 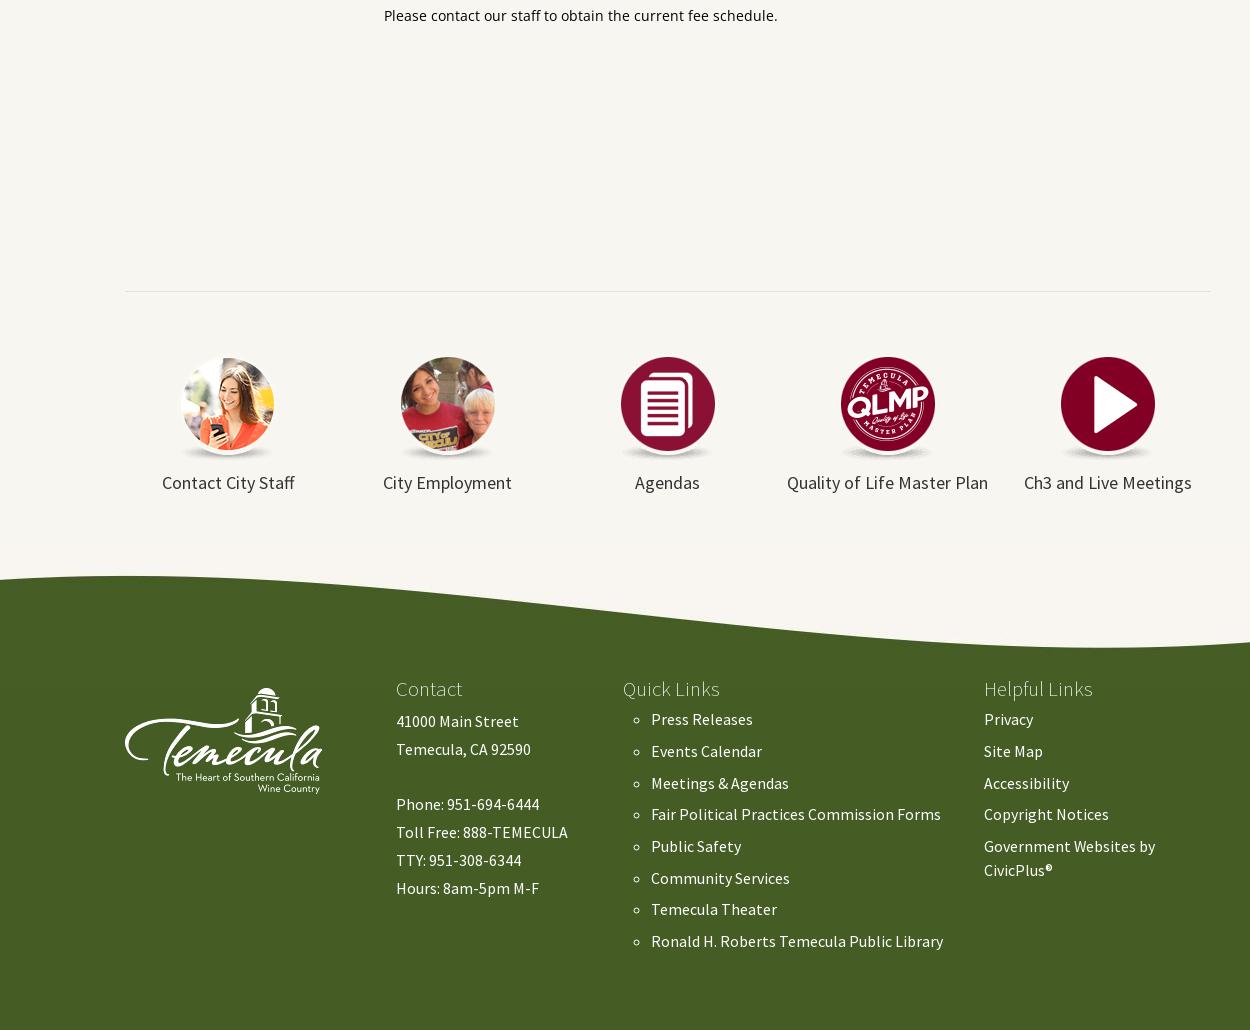 I want to click on 'Privacy', so click(x=1008, y=719).